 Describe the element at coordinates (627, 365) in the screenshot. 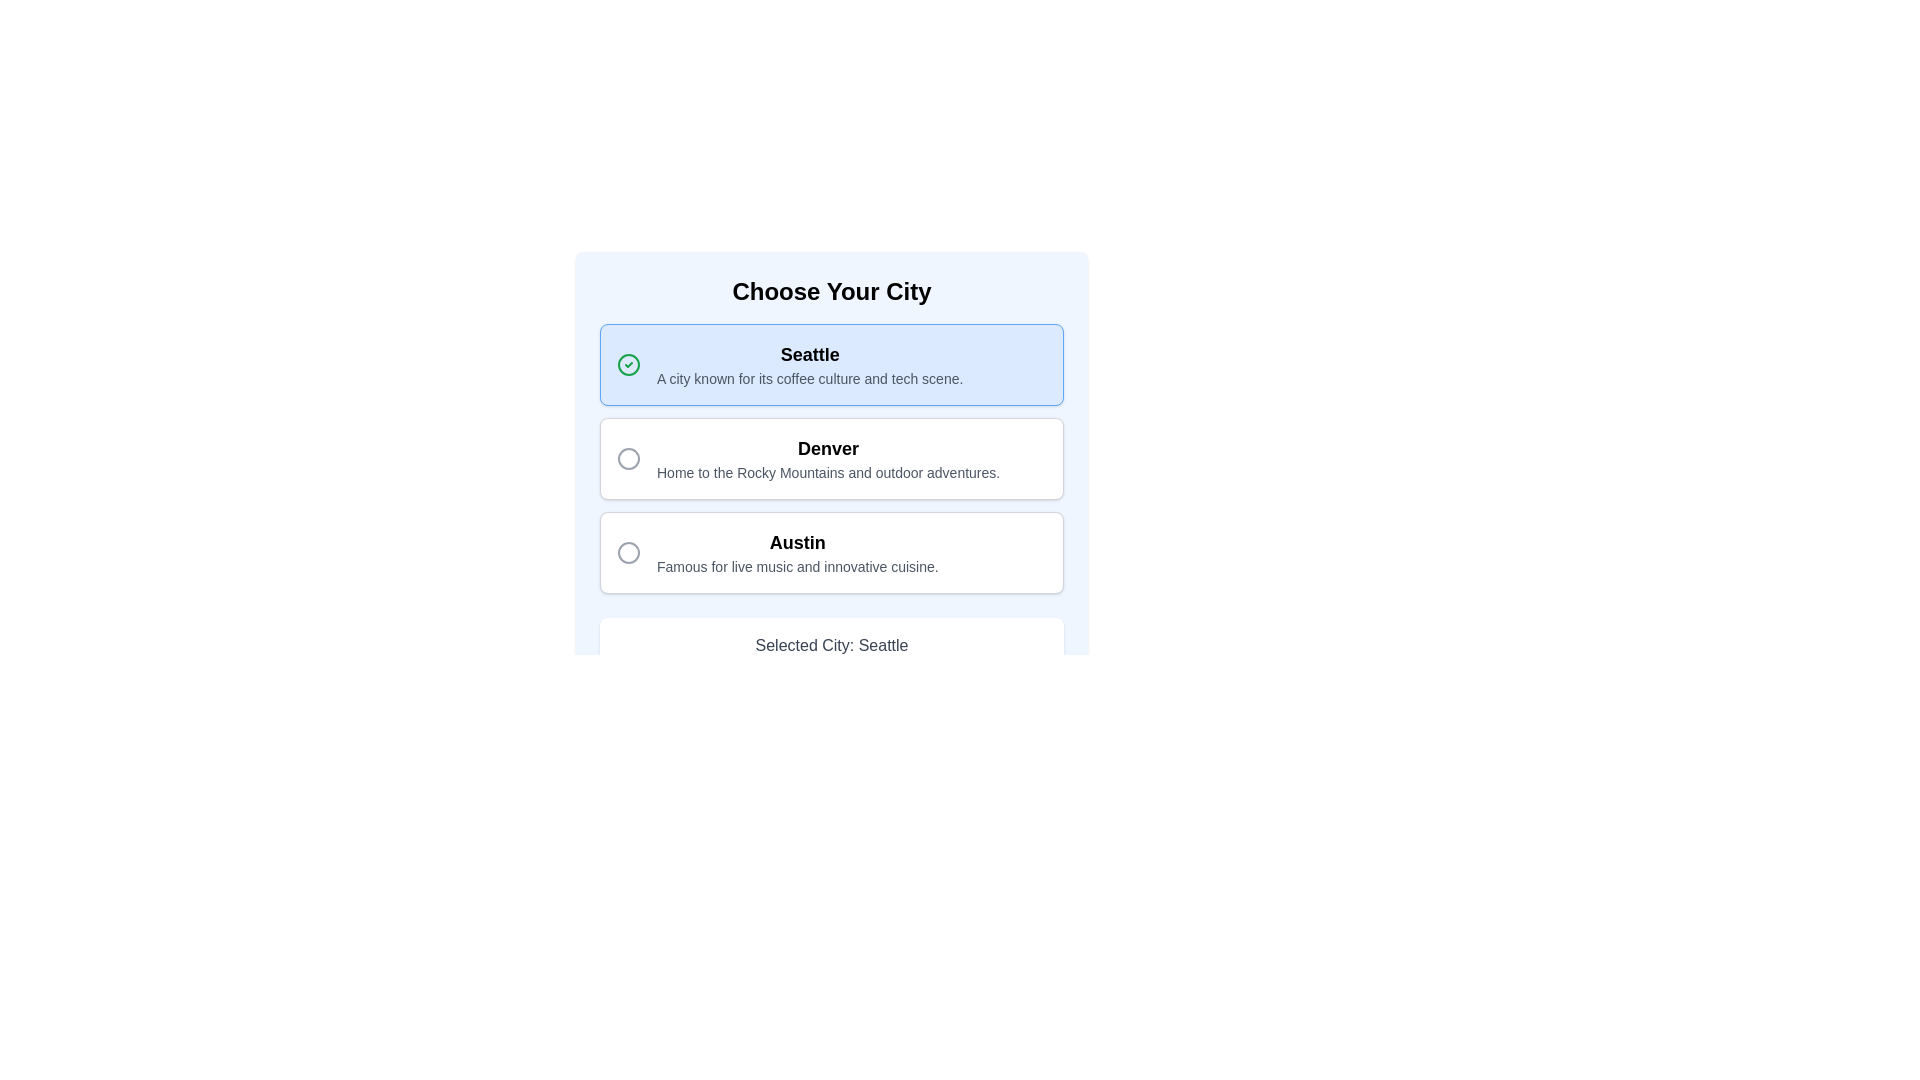

I see `green checkmark SVG circle element located next to the label 'Seattle' within the selection interface` at that location.